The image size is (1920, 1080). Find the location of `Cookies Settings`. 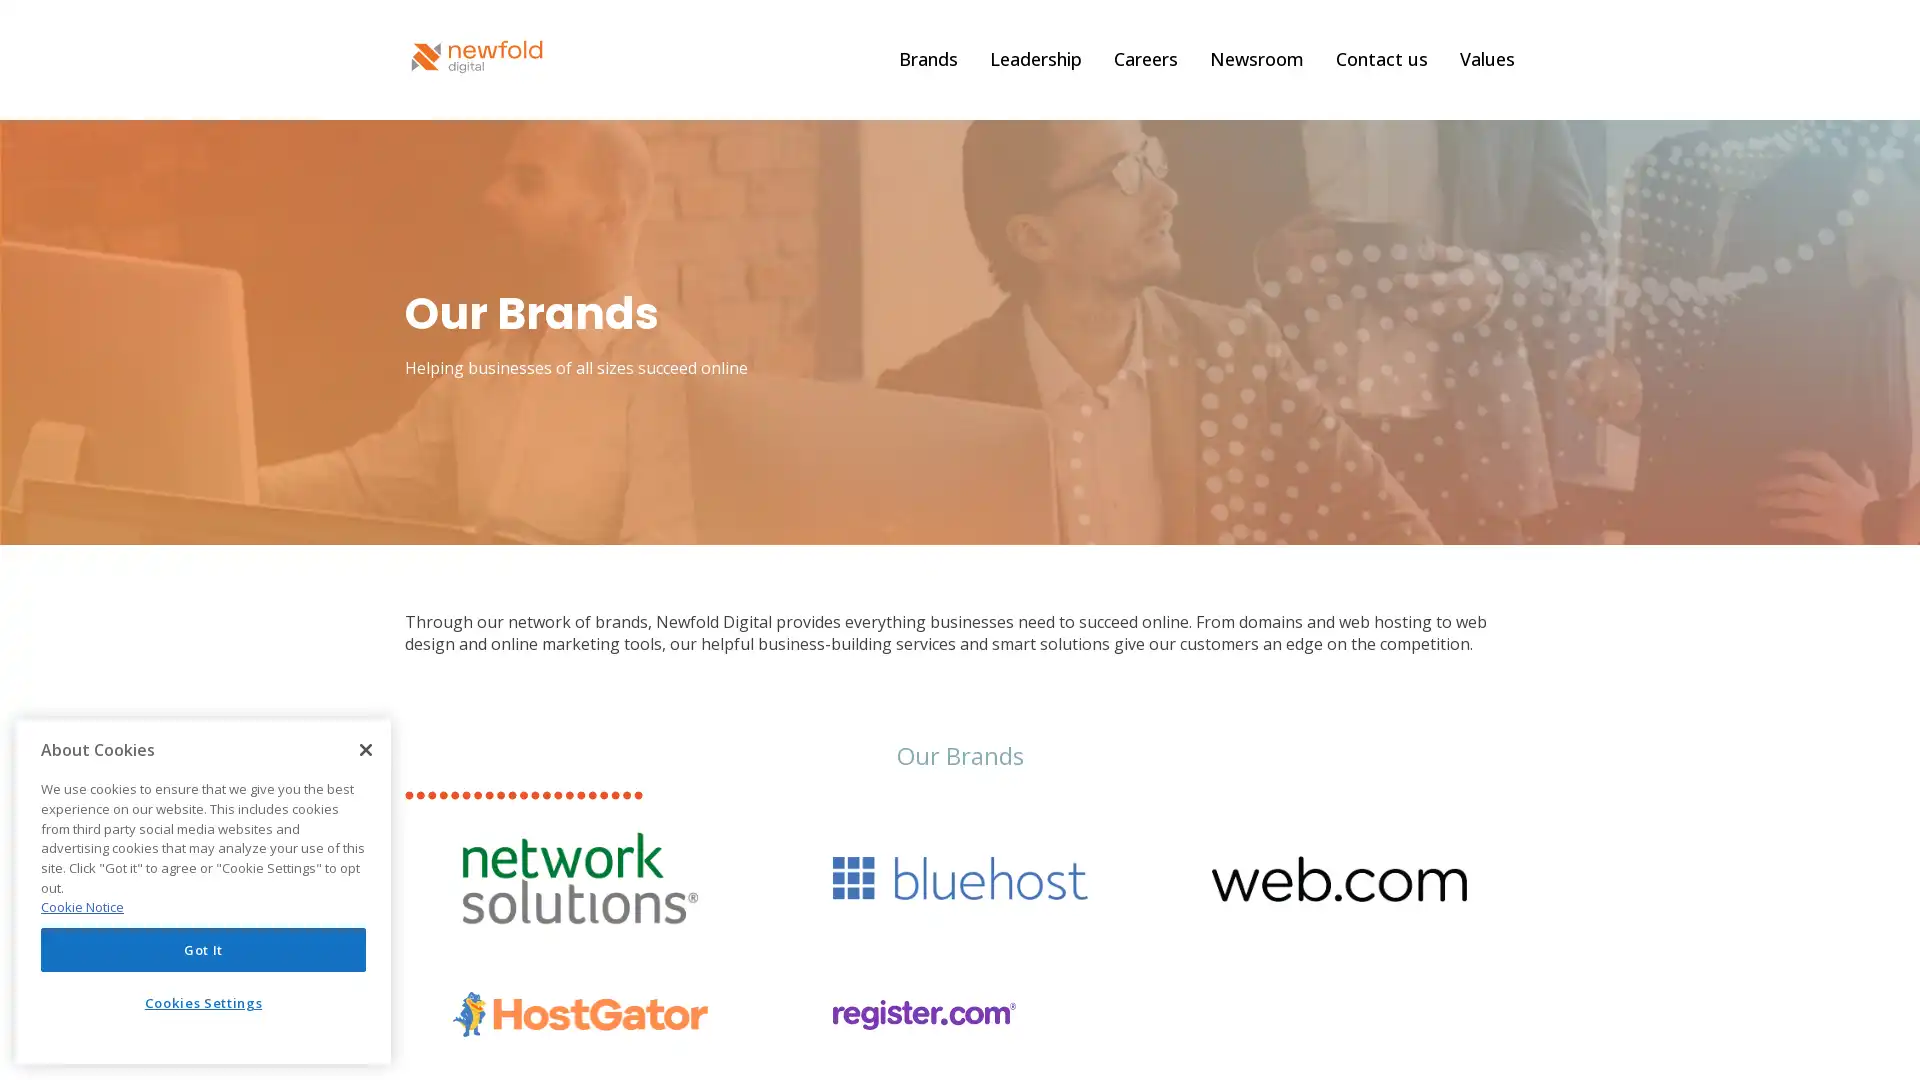

Cookies Settings is located at coordinates (203, 1002).